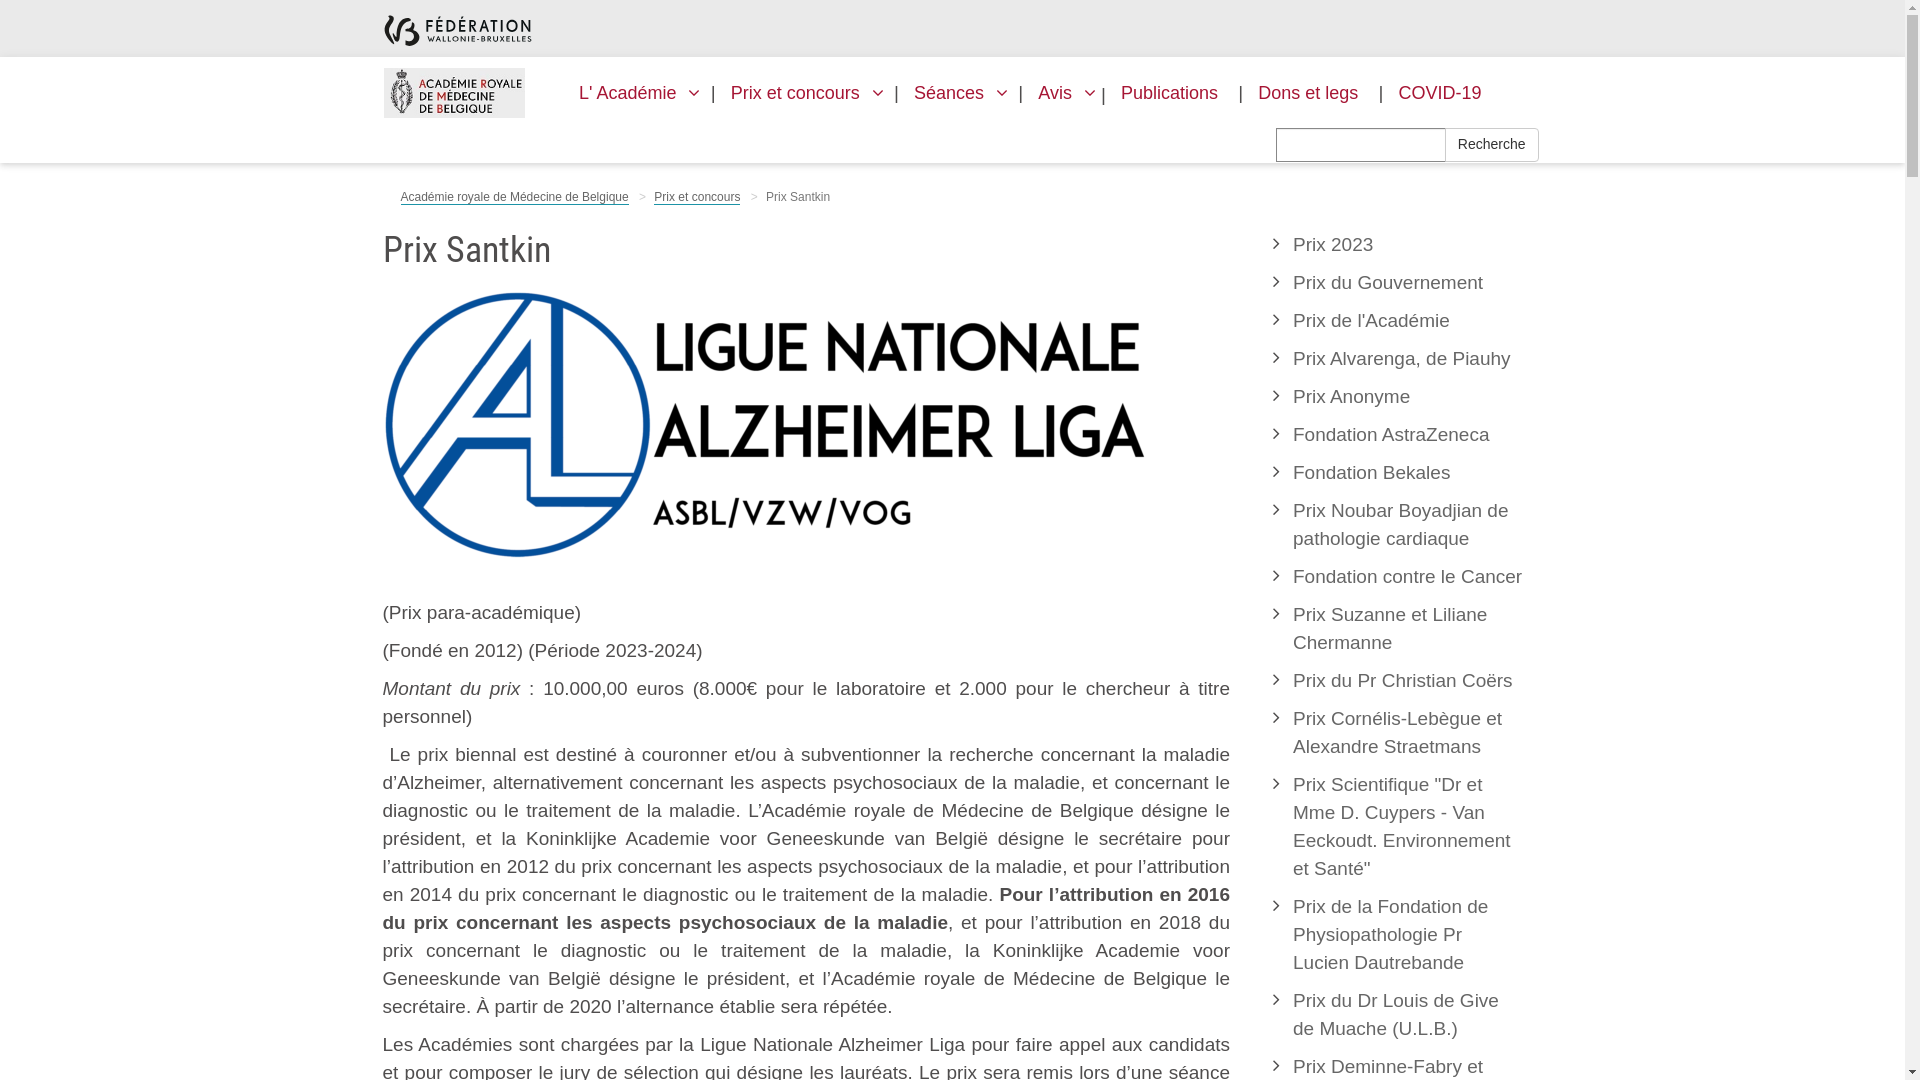 The image size is (1920, 1080). What do you see at coordinates (453, 92) in the screenshot?
I see `'ARMB'` at bounding box center [453, 92].